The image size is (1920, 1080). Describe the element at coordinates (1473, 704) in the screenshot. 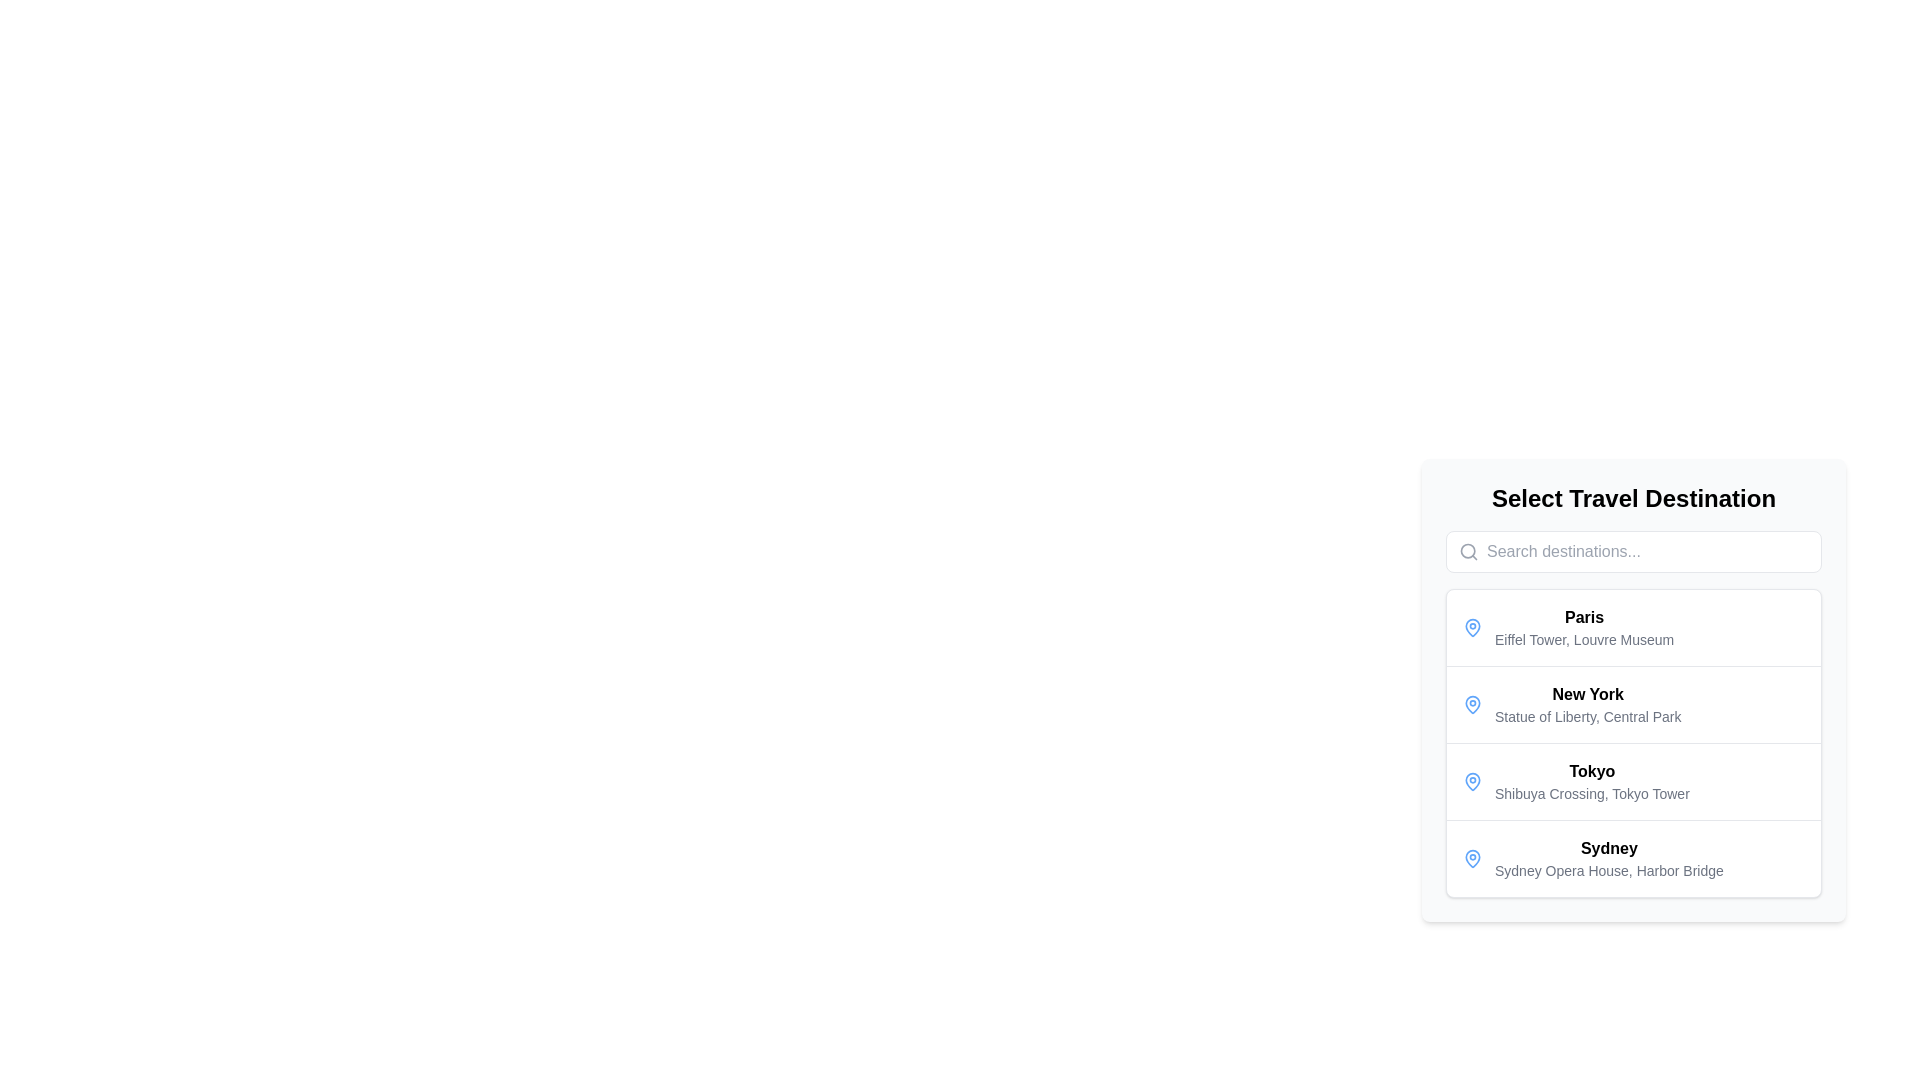

I see `the geographical location icon next to the 'New York' entry in the travel destinations list` at that location.